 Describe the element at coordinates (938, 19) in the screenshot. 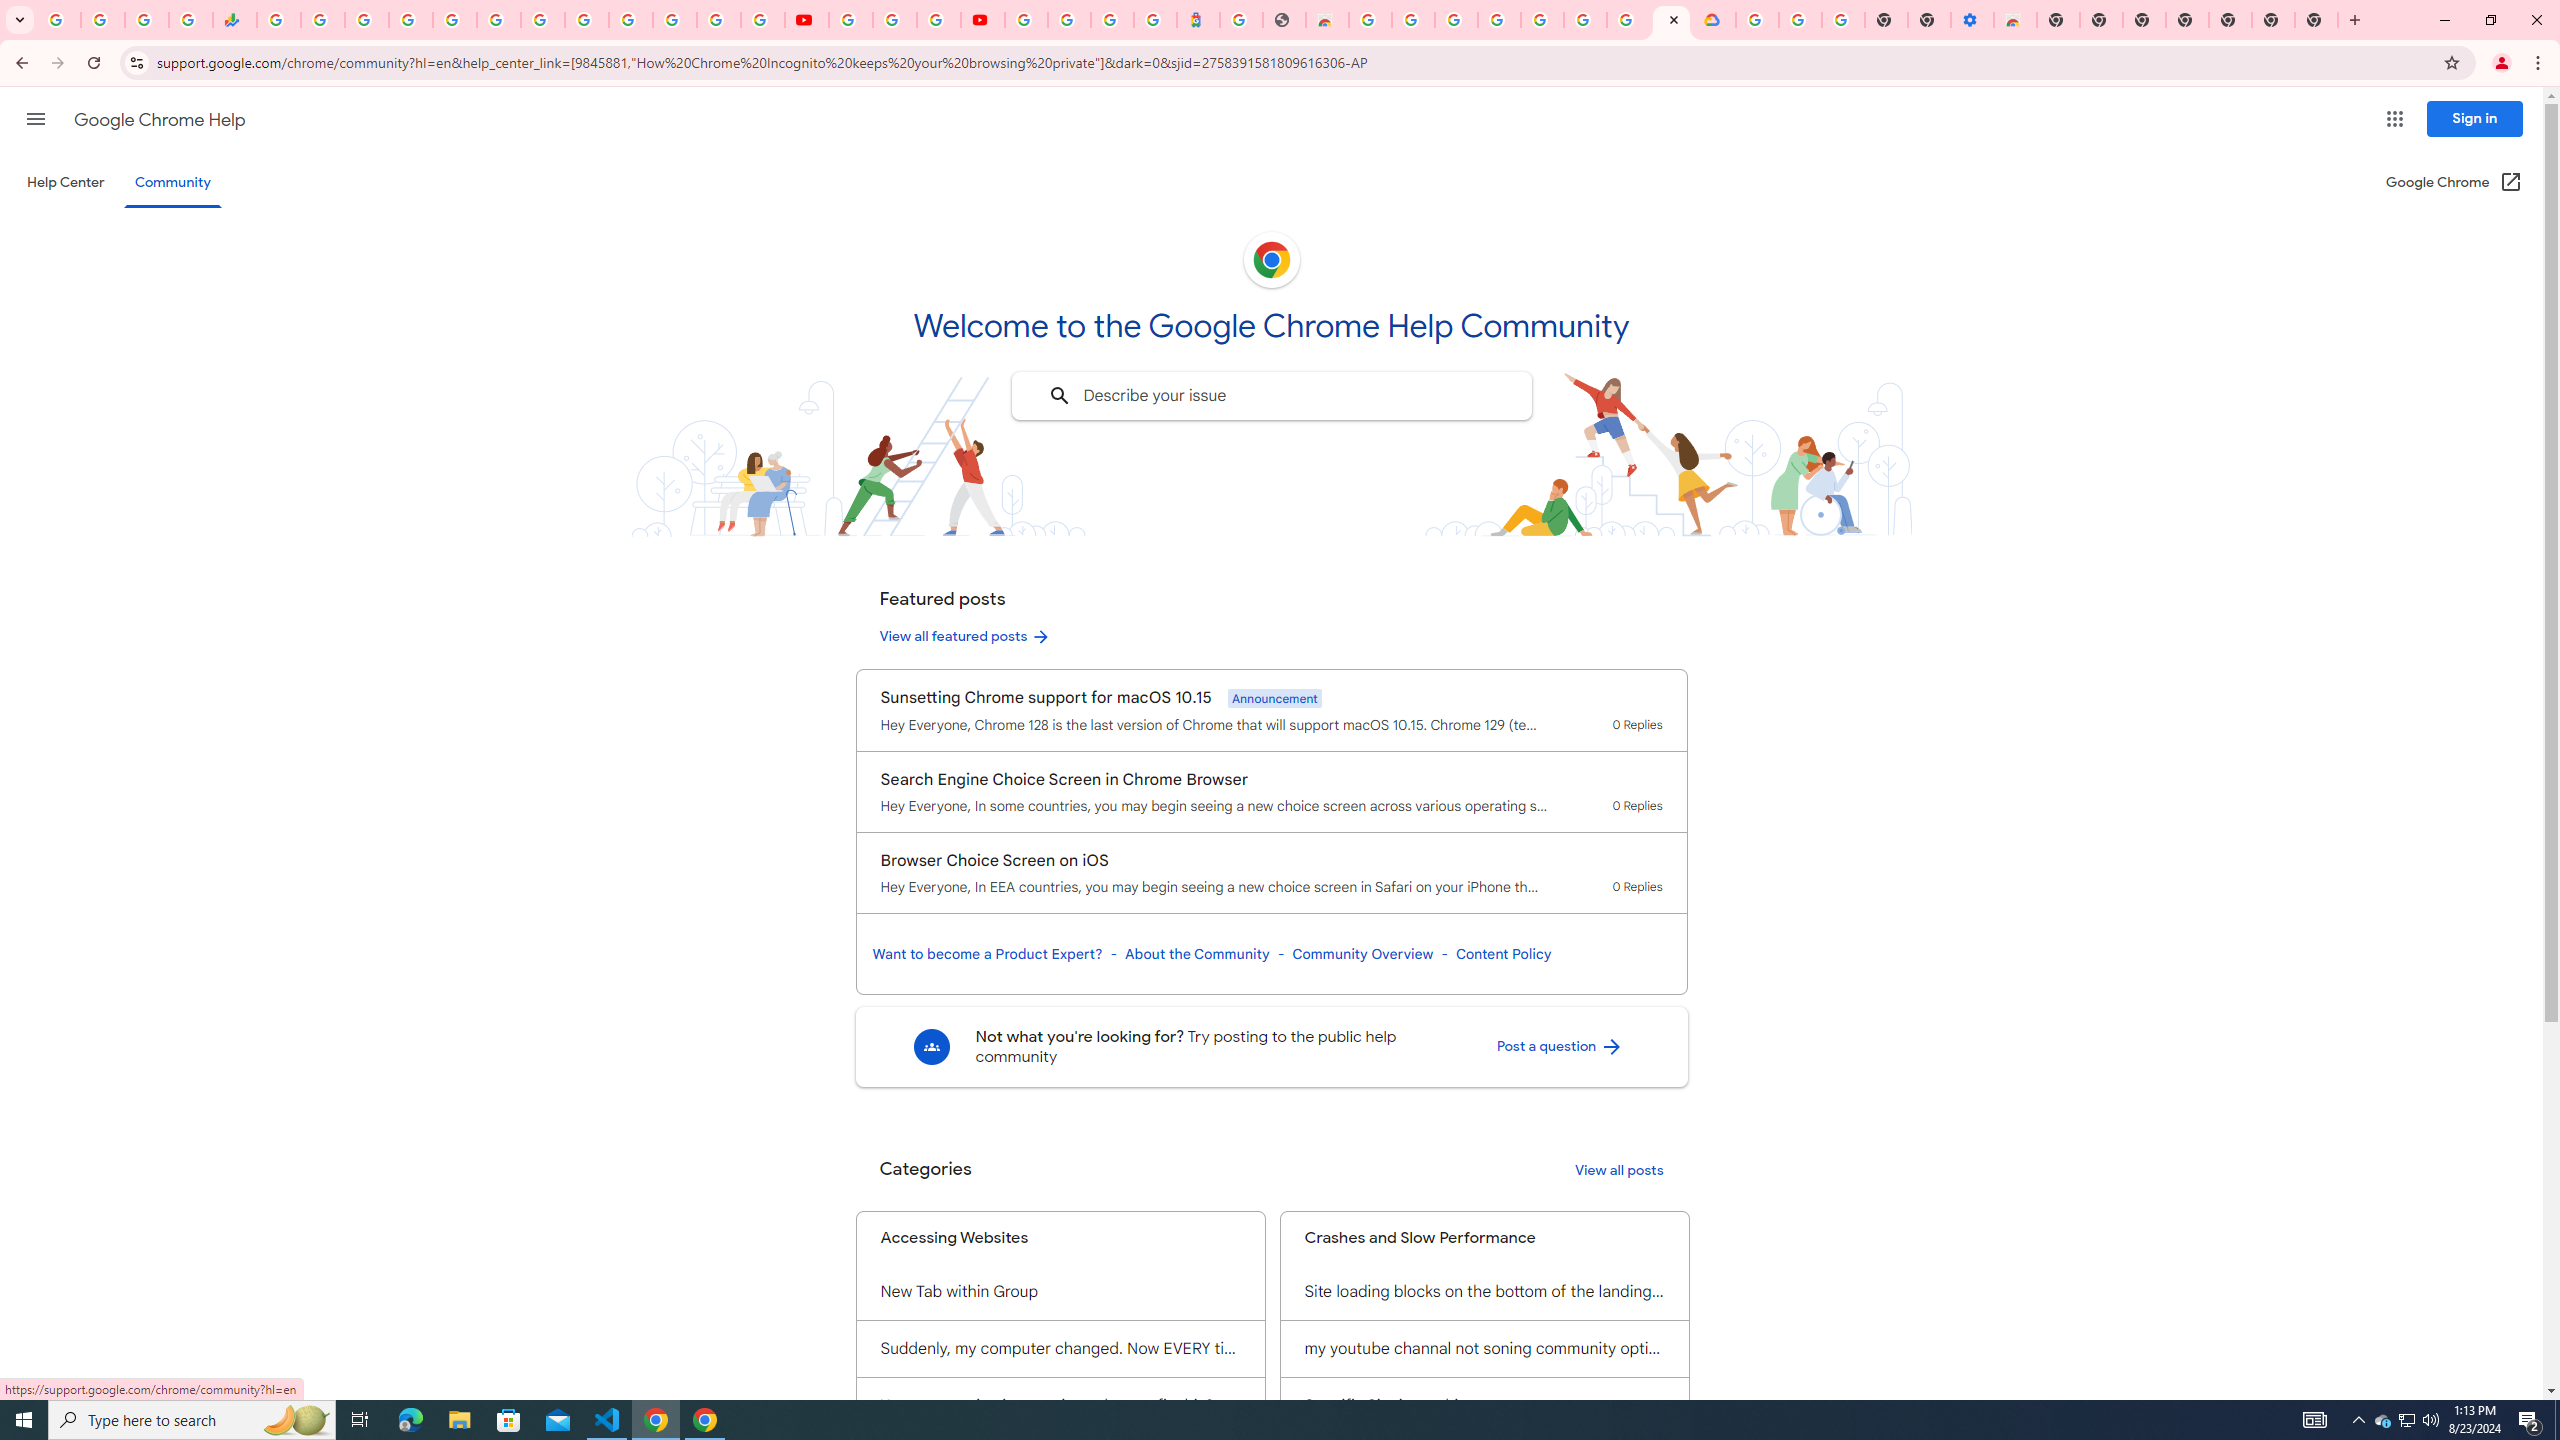

I see `'Create your Google Account'` at that location.